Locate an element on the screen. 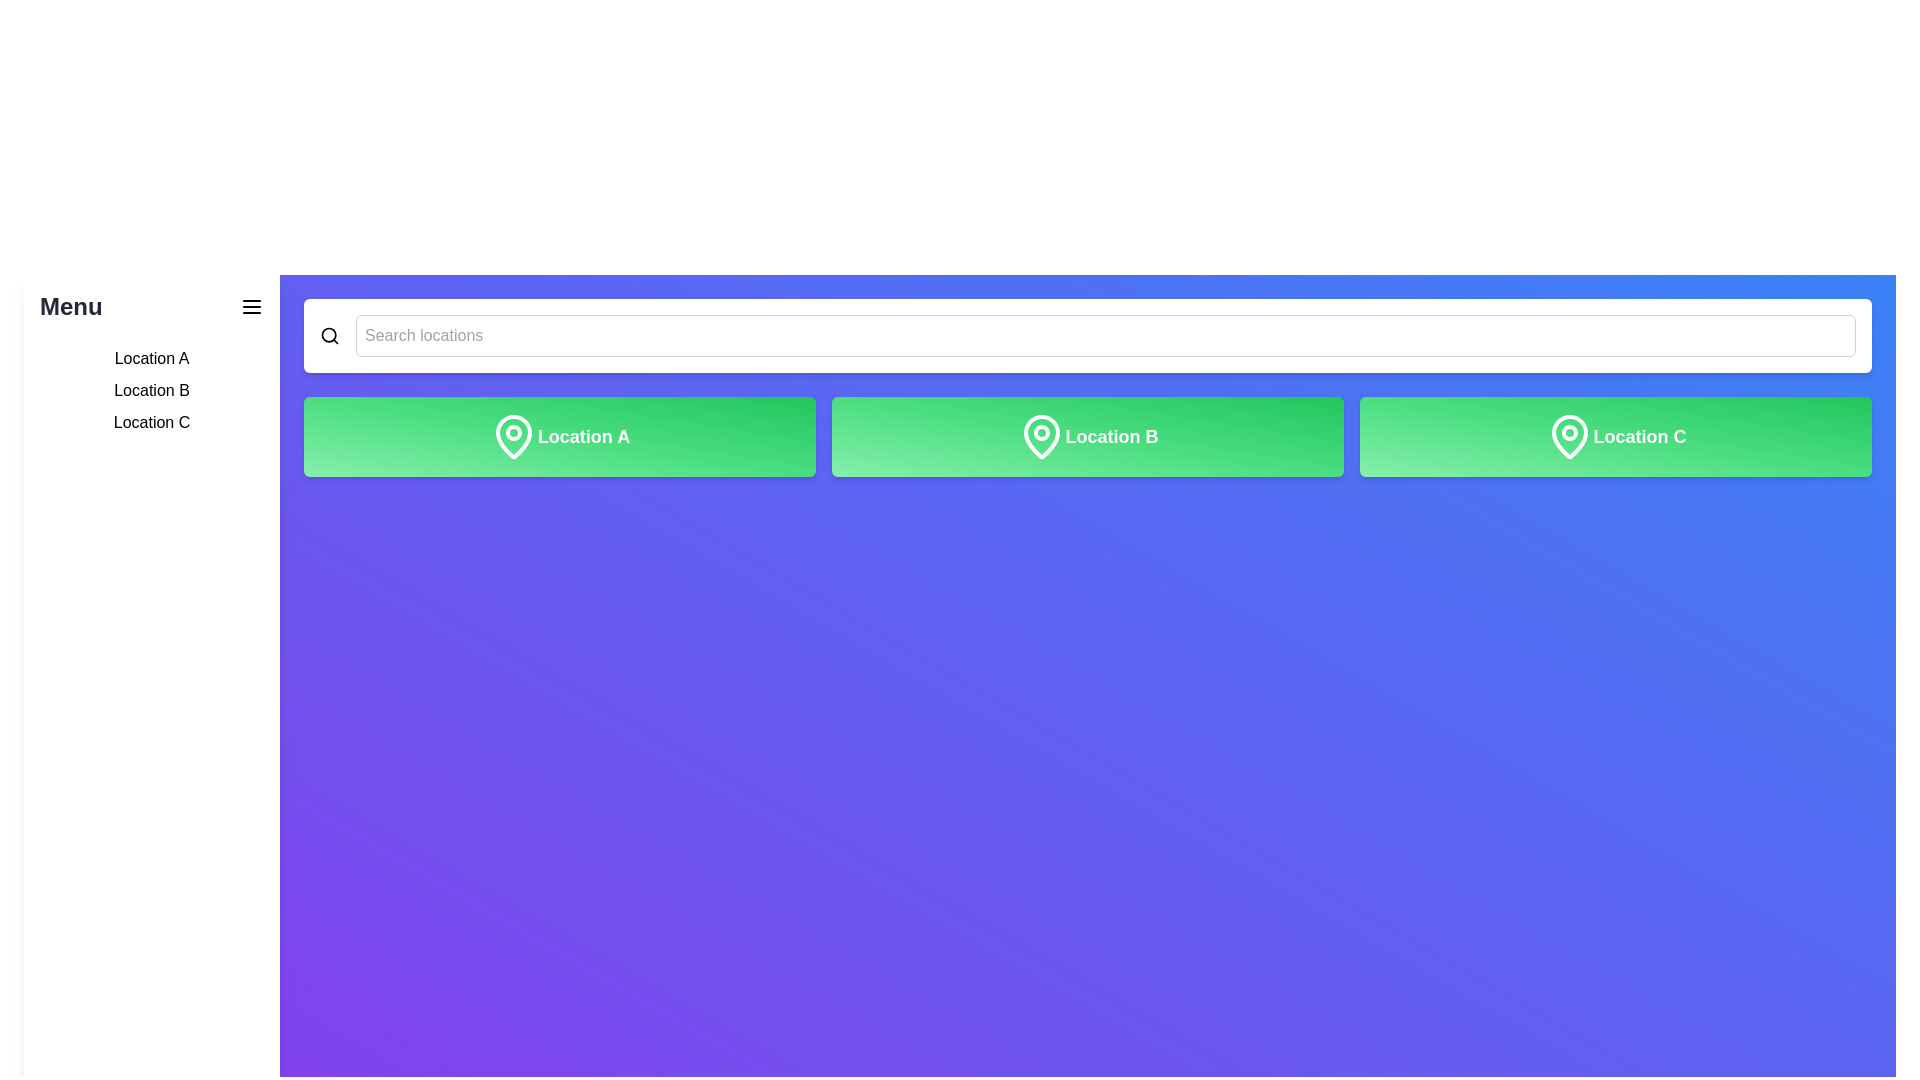  the central circle of the location pin icon associated with 'Location B', which is positioned in the middle of the three available location options is located at coordinates (1040, 431).